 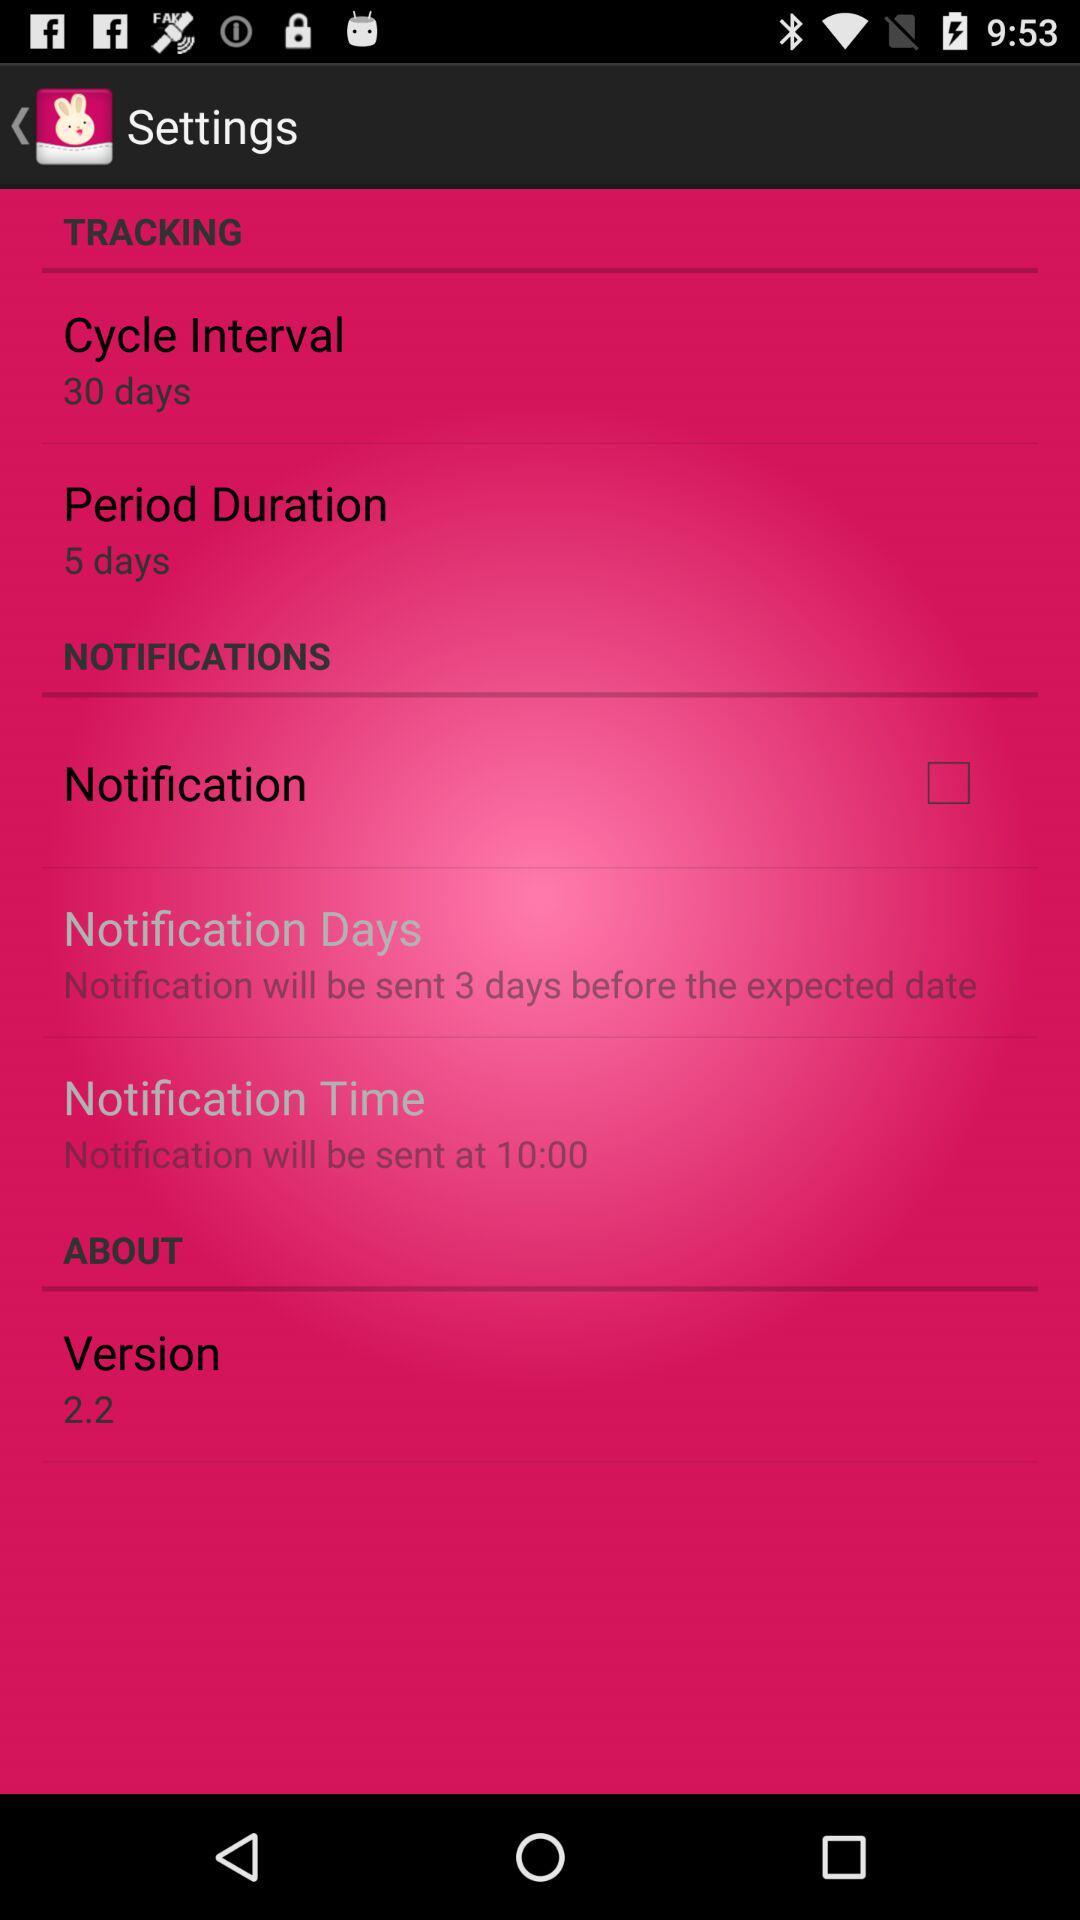 What do you see at coordinates (947, 781) in the screenshot?
I see `app below notifications` at bounding box center [947, 781].